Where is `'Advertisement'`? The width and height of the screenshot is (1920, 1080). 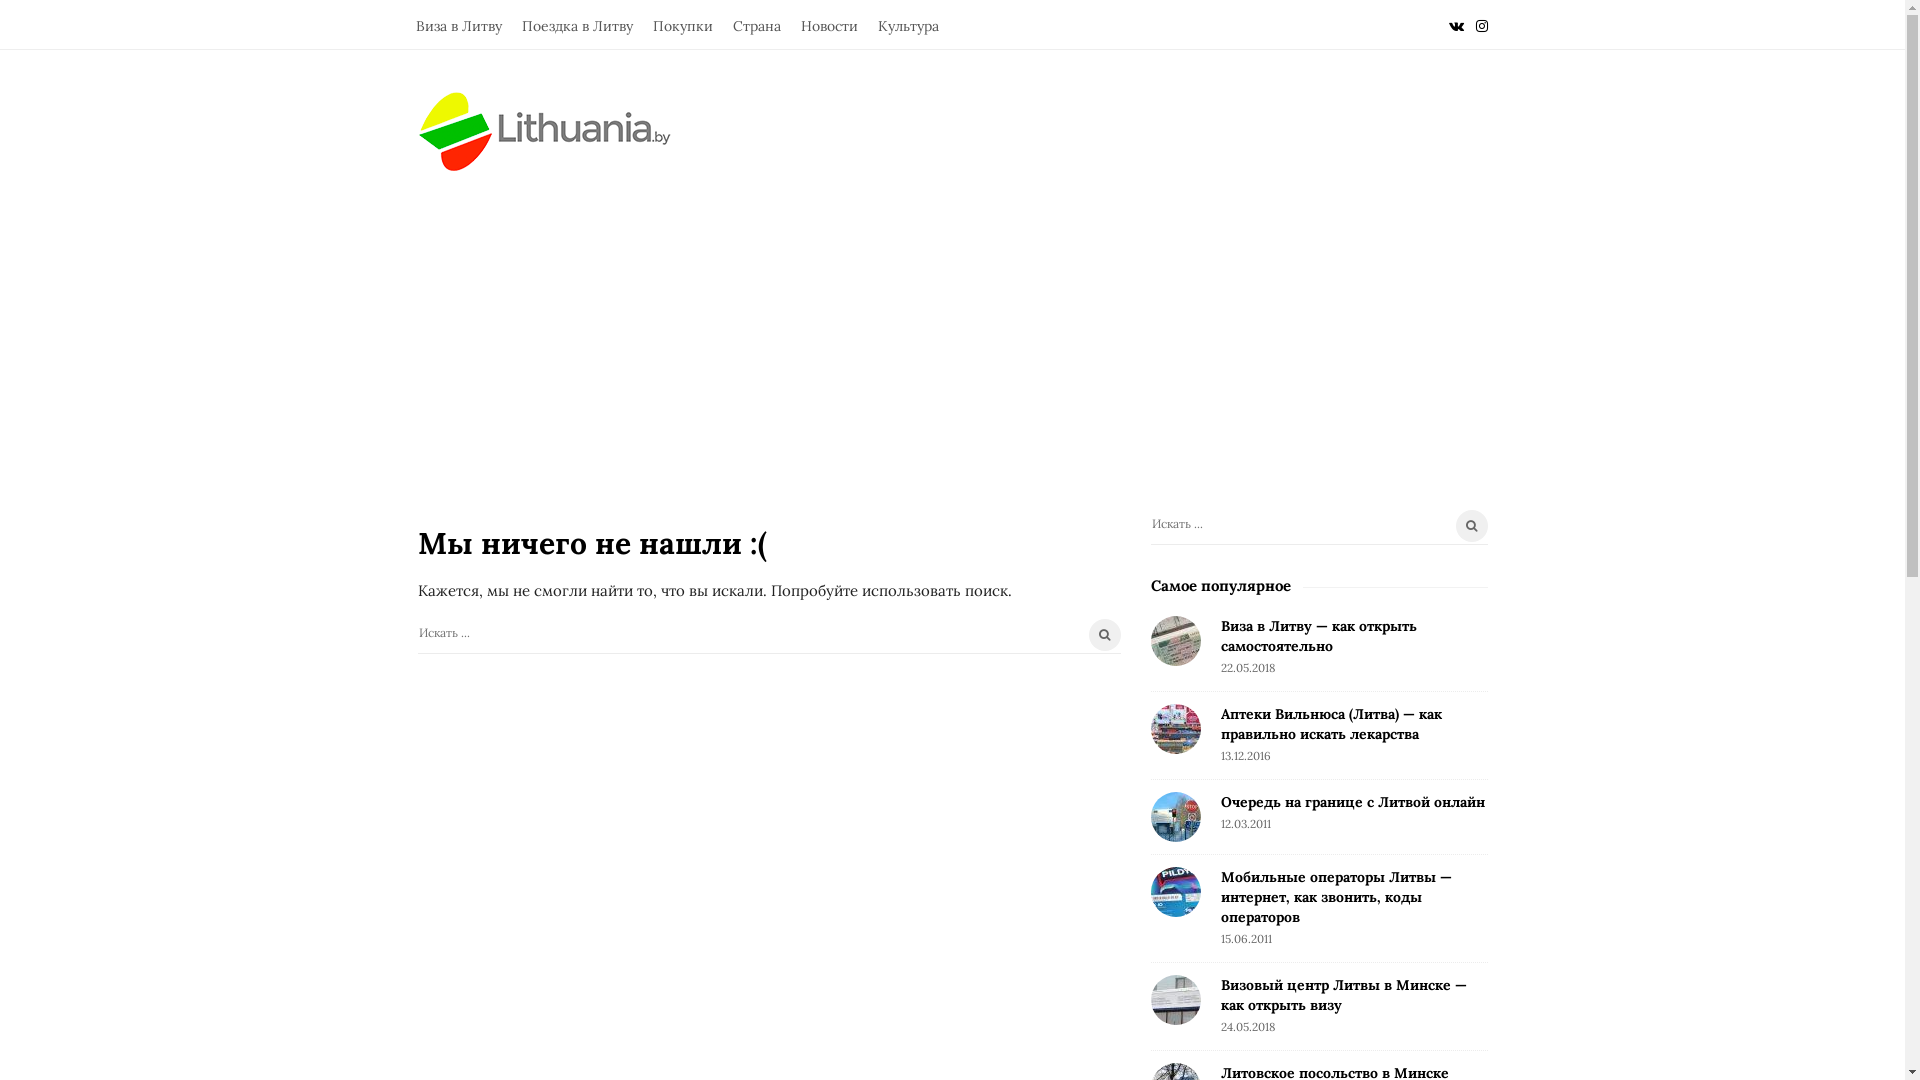
'Advertisement' is located at coordinates (351, 320).